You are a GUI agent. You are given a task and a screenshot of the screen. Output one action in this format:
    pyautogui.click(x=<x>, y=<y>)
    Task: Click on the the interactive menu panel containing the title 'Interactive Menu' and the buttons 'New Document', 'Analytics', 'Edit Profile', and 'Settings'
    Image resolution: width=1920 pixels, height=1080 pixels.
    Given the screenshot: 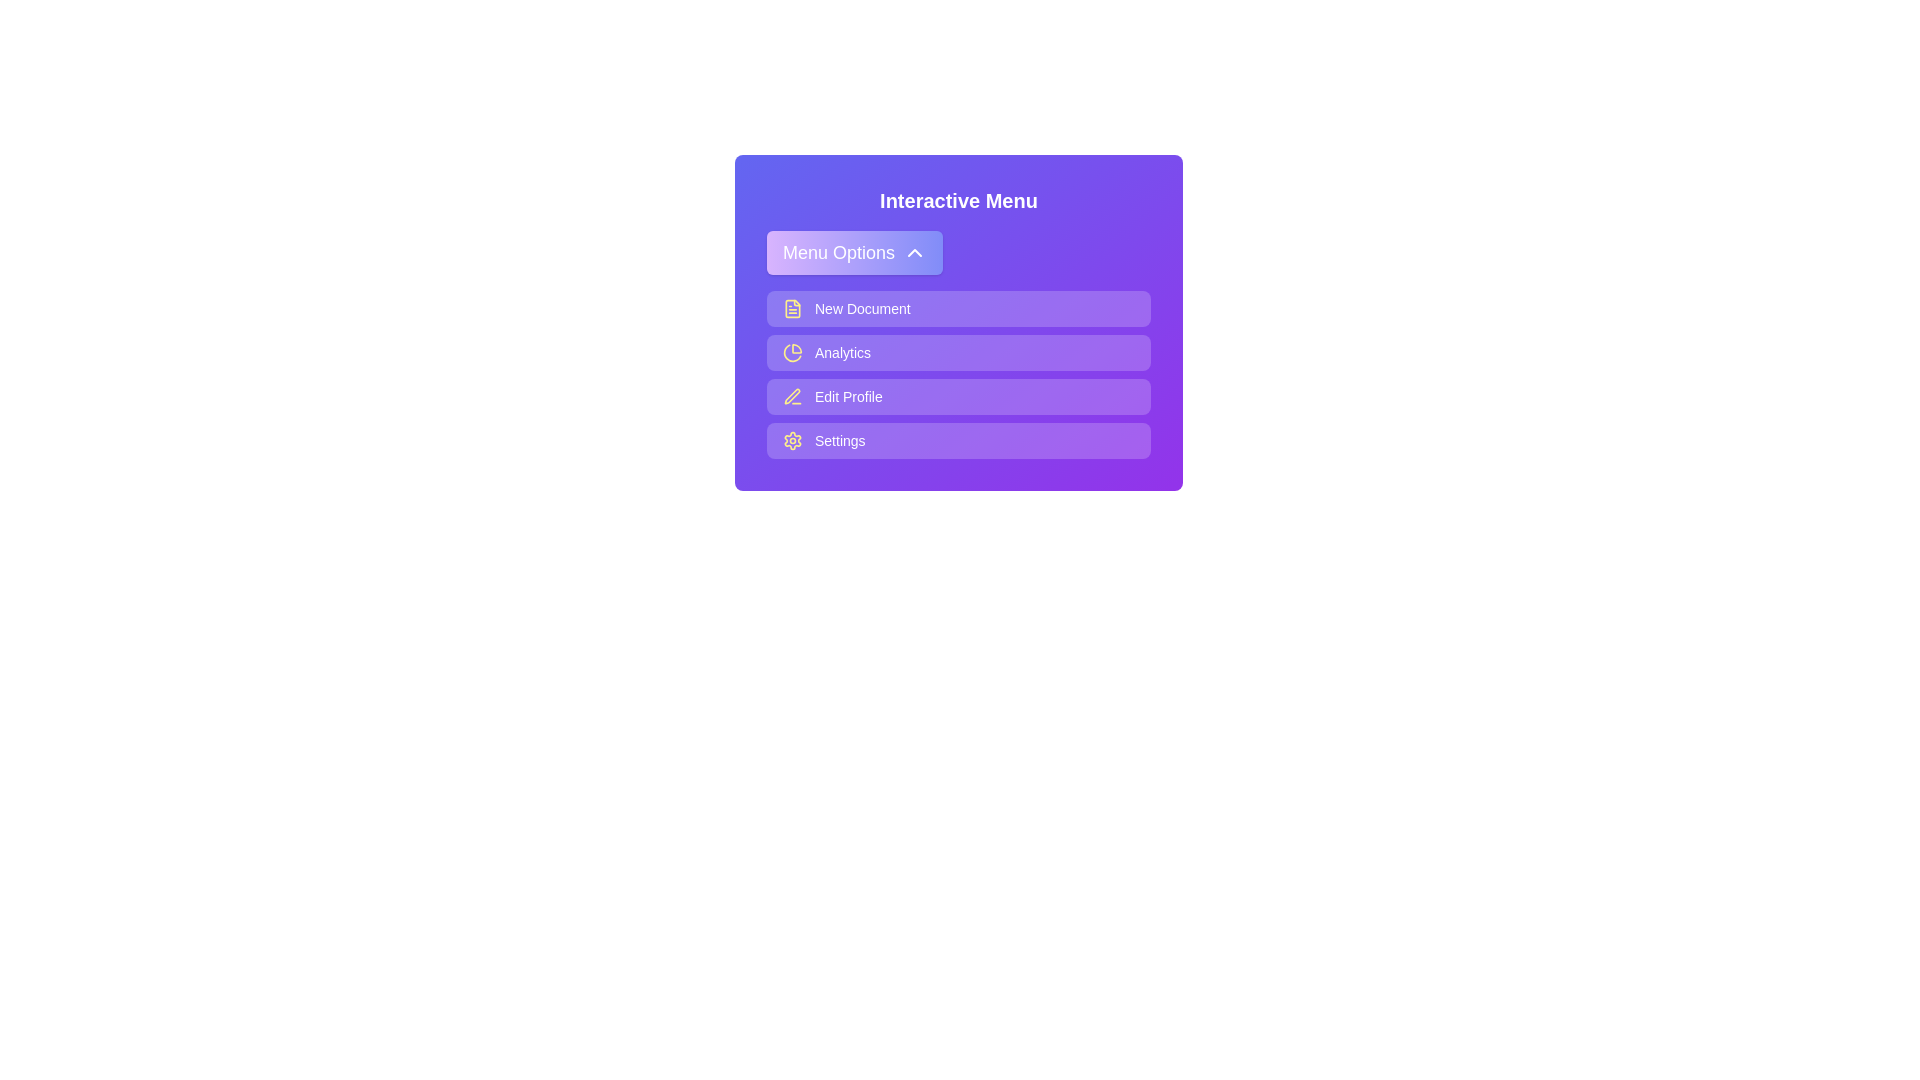 What is the action you would take?
    pyautogui.click(x=958, y=322)
    